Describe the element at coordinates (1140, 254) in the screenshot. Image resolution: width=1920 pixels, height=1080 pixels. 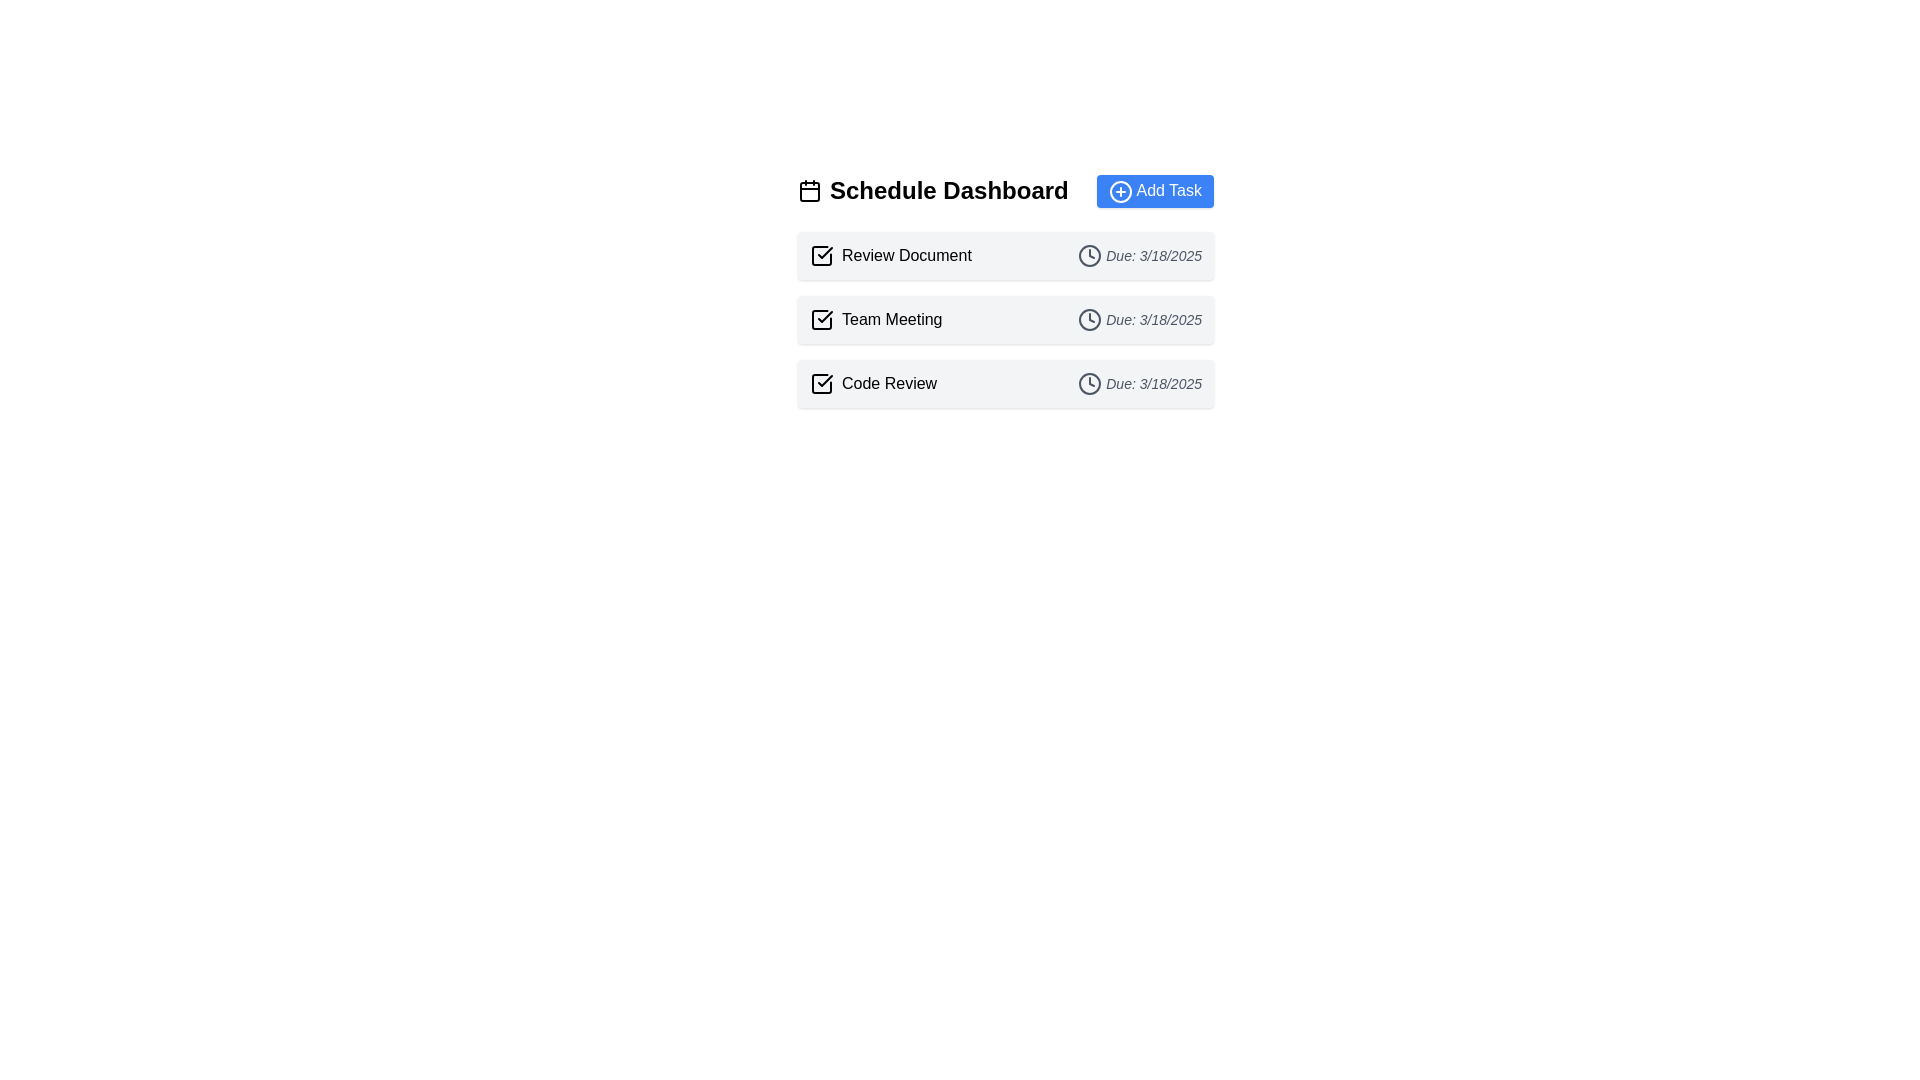
I see `due date information from the static text label styled in italic gray font that says 'Due: 3/18/2025', which is positioned next to a clock-shaped icon on the right side of the task summary card` at that location.